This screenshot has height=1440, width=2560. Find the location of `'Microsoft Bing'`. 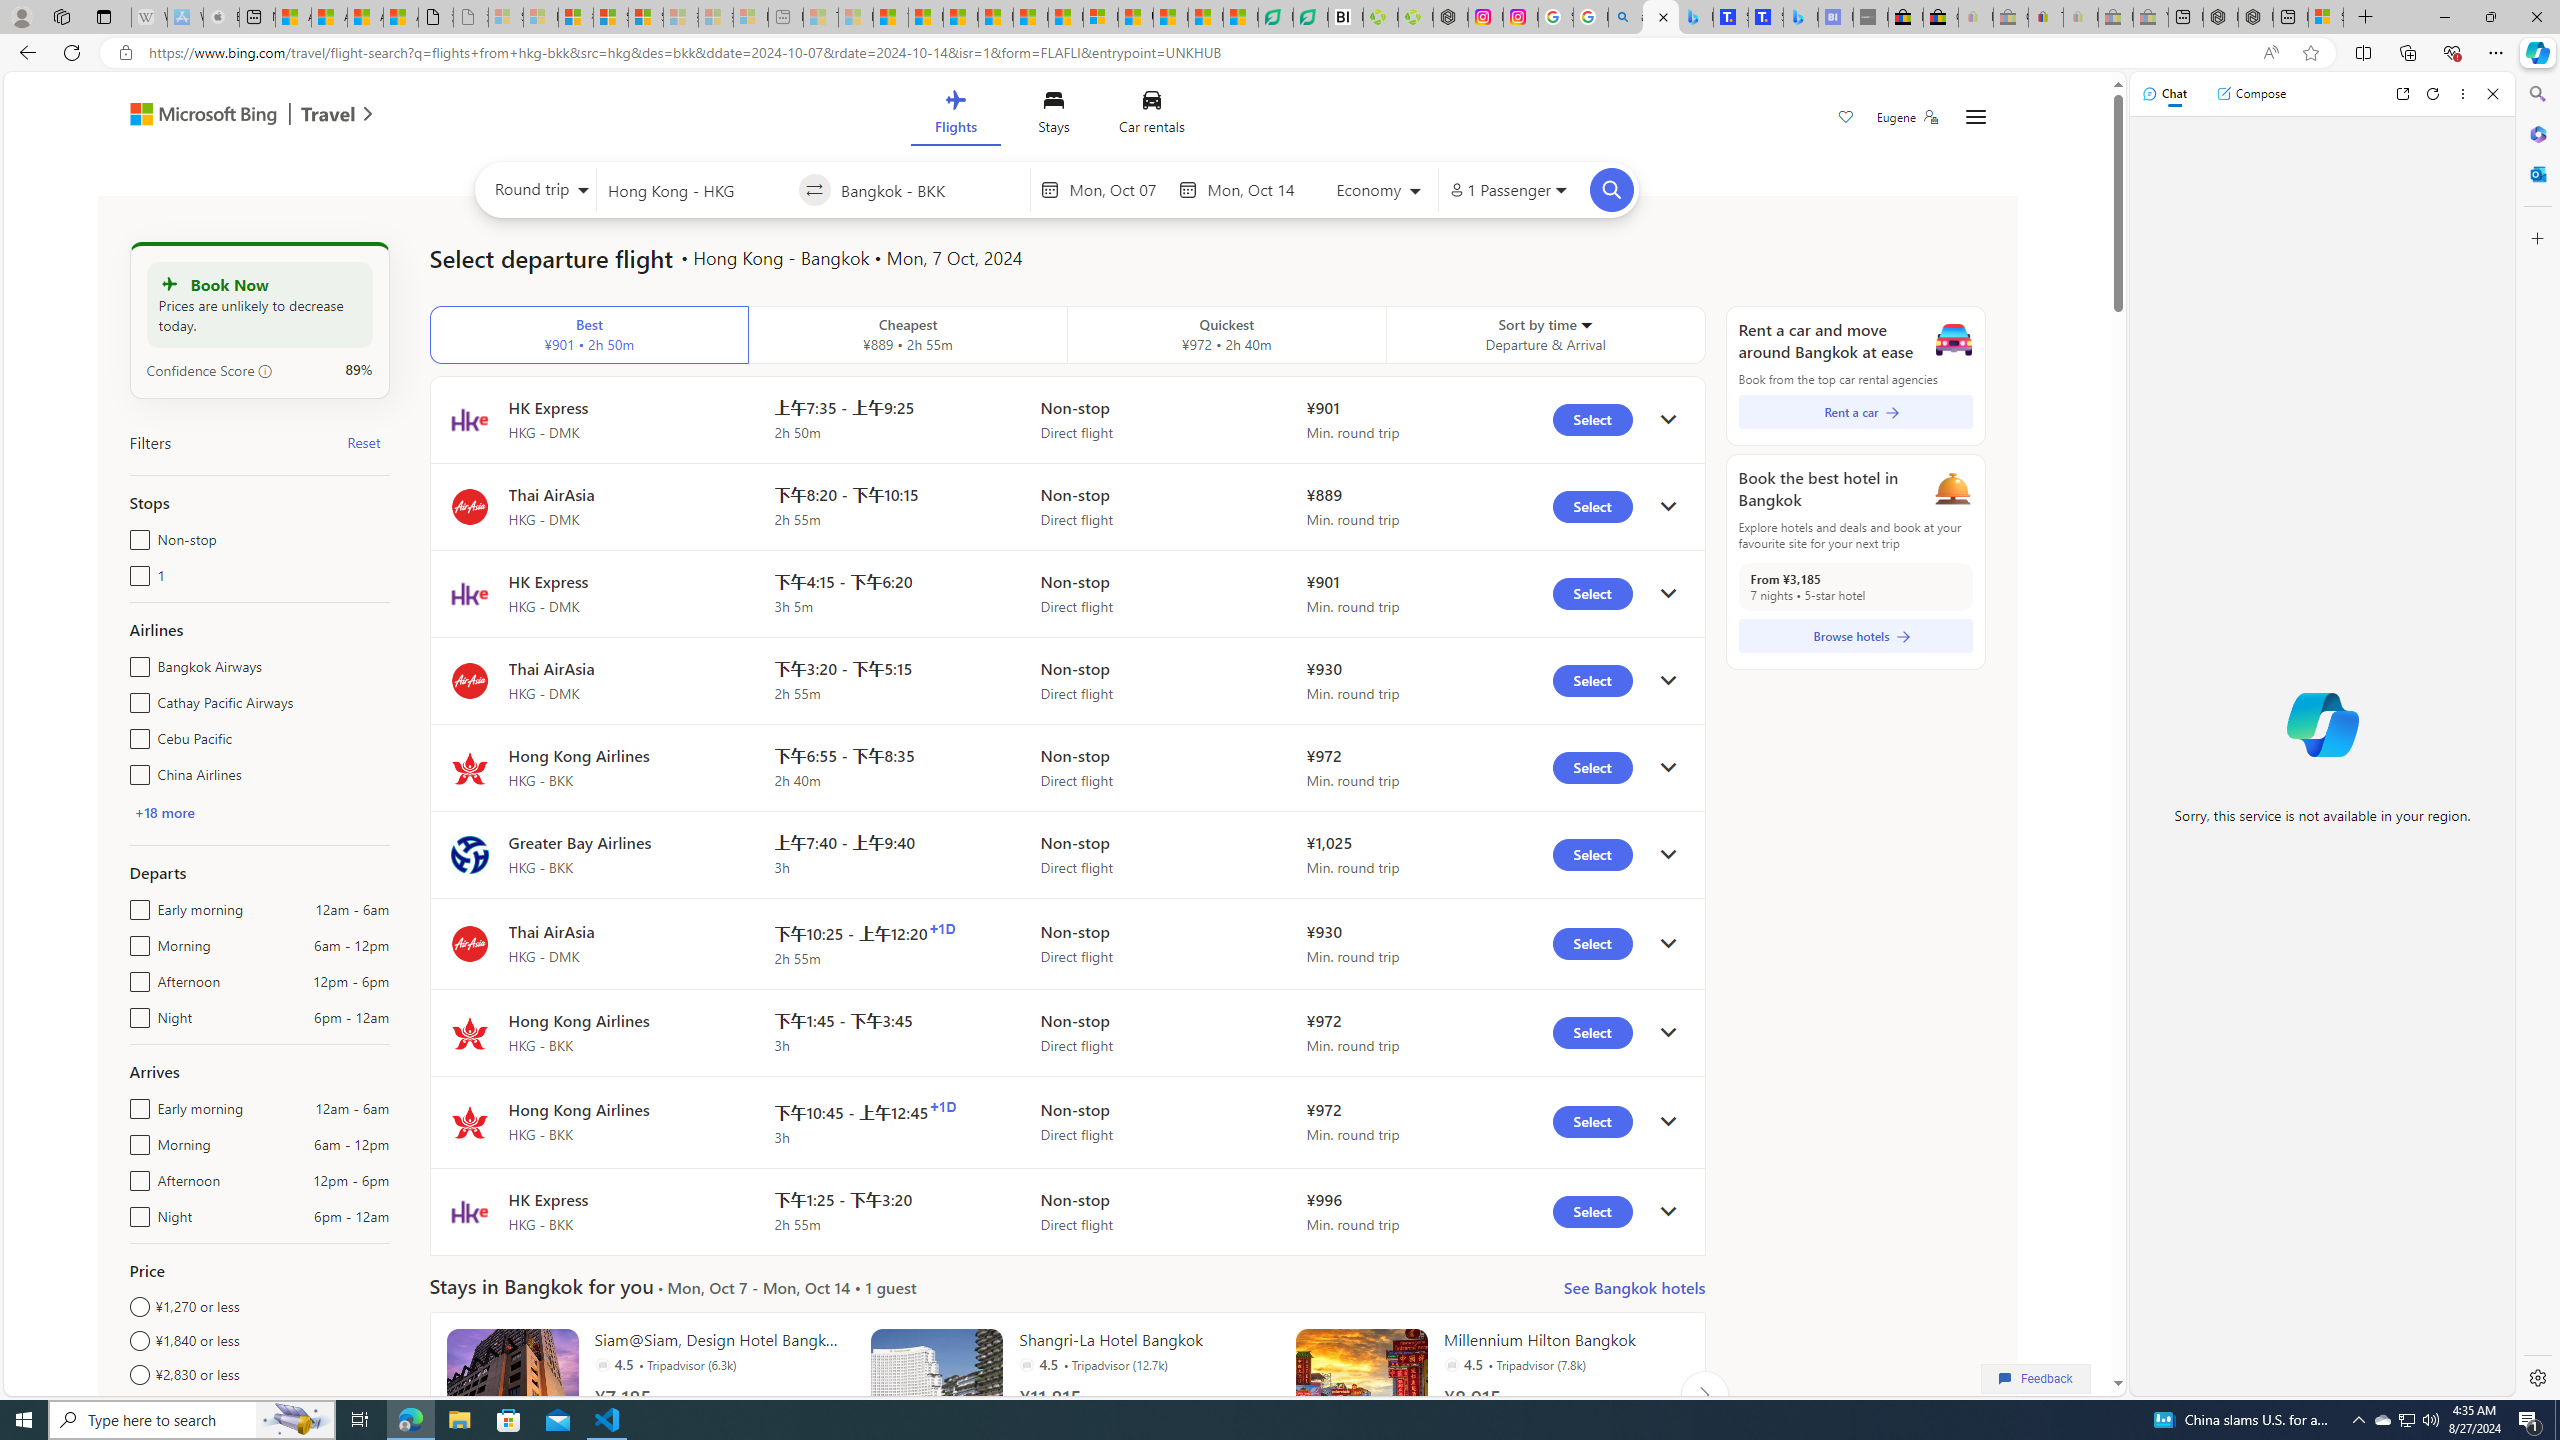

'Microsoft Bing' is located at coordinates (193, 115).